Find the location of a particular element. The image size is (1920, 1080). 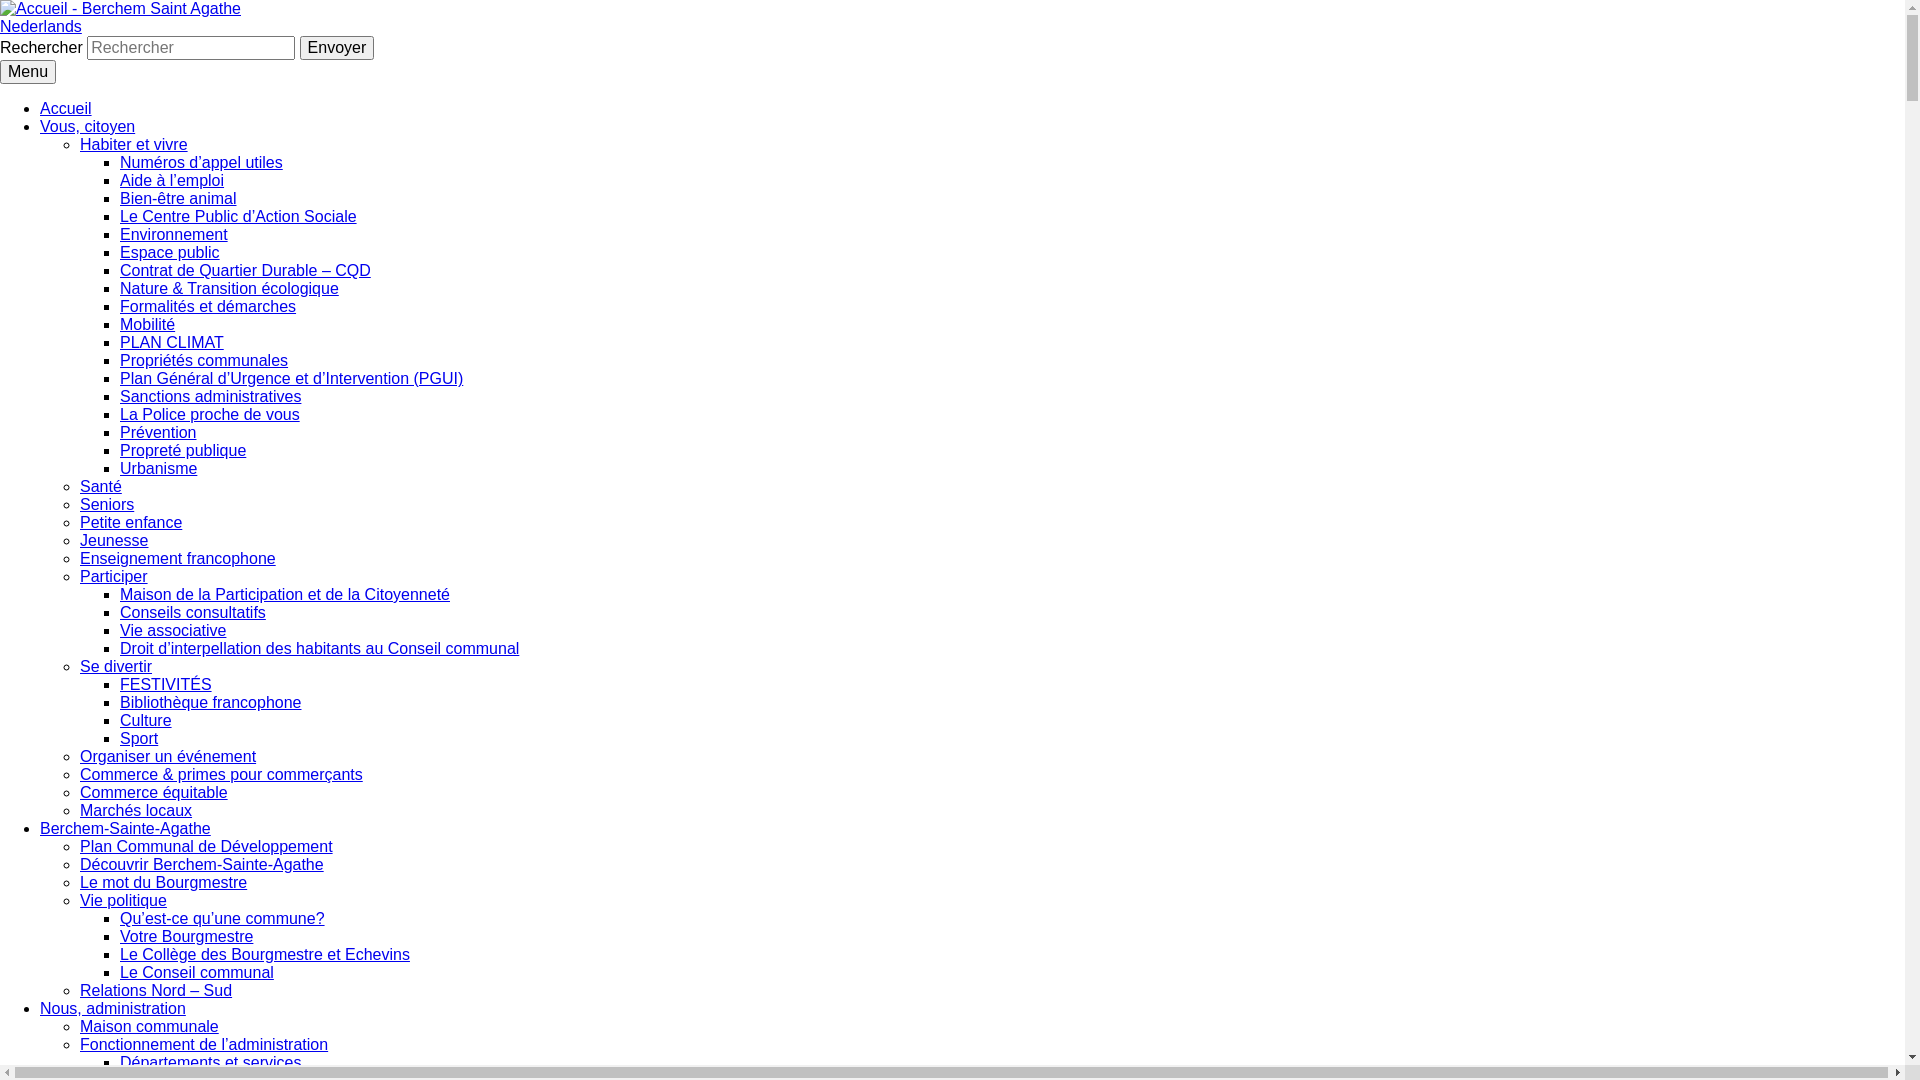

'Le Conseil communal' is located at coordinates (196, 971).